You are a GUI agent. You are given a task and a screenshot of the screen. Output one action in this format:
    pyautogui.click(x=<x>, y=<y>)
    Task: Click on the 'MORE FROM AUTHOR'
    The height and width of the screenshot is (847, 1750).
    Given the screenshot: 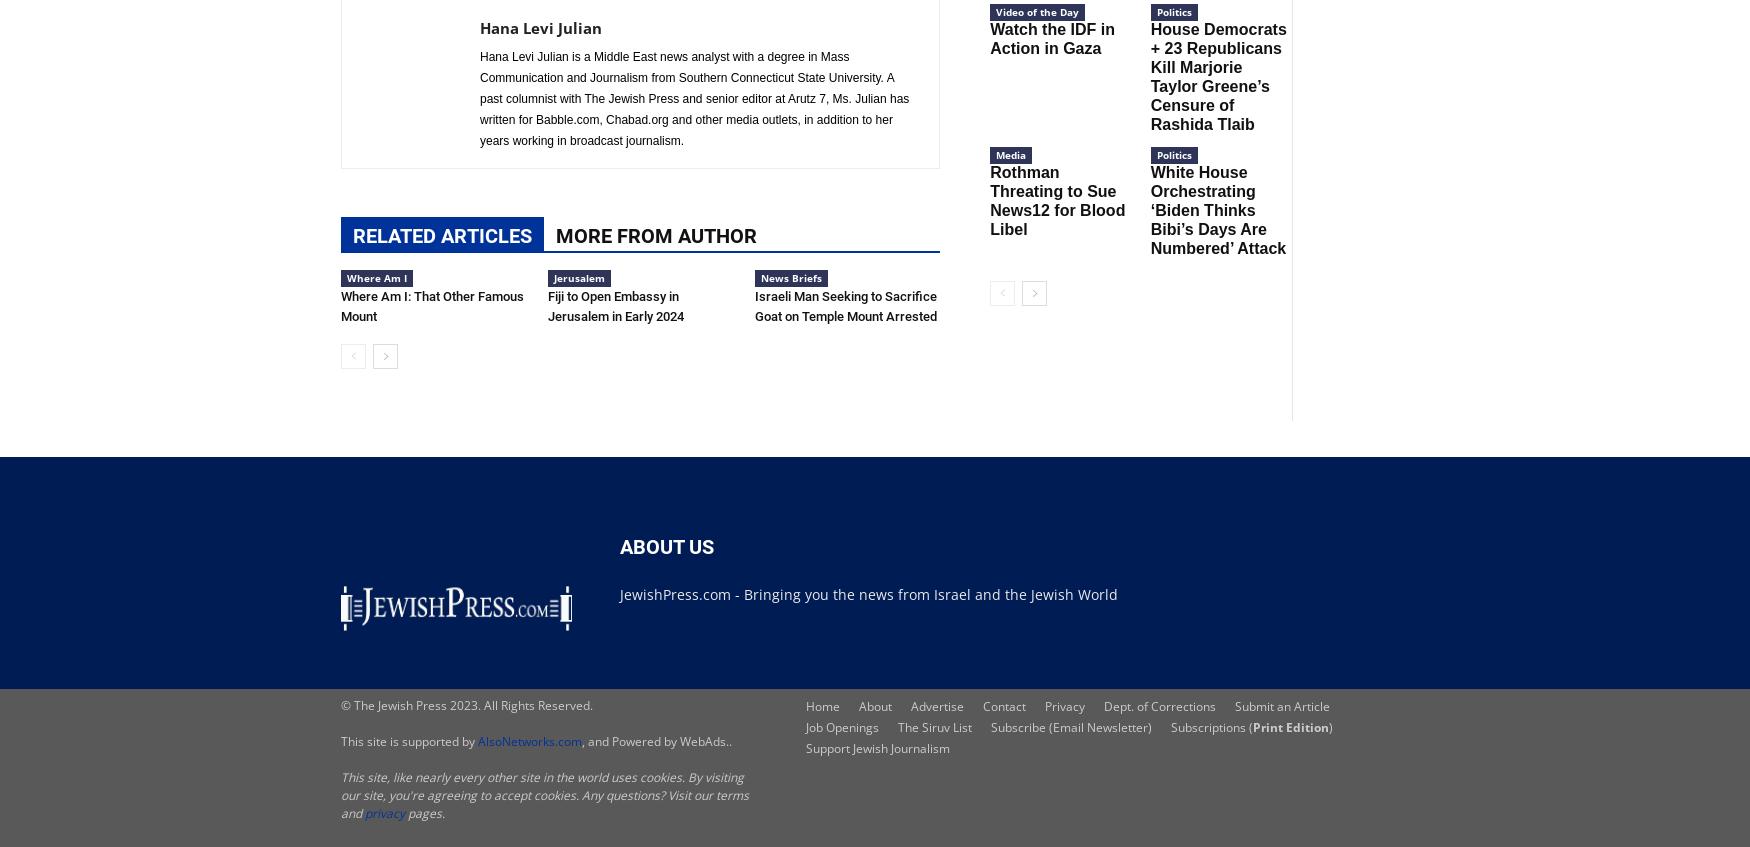 What is the action you would take?
    pyautogui.click(x=554, y=234)
    